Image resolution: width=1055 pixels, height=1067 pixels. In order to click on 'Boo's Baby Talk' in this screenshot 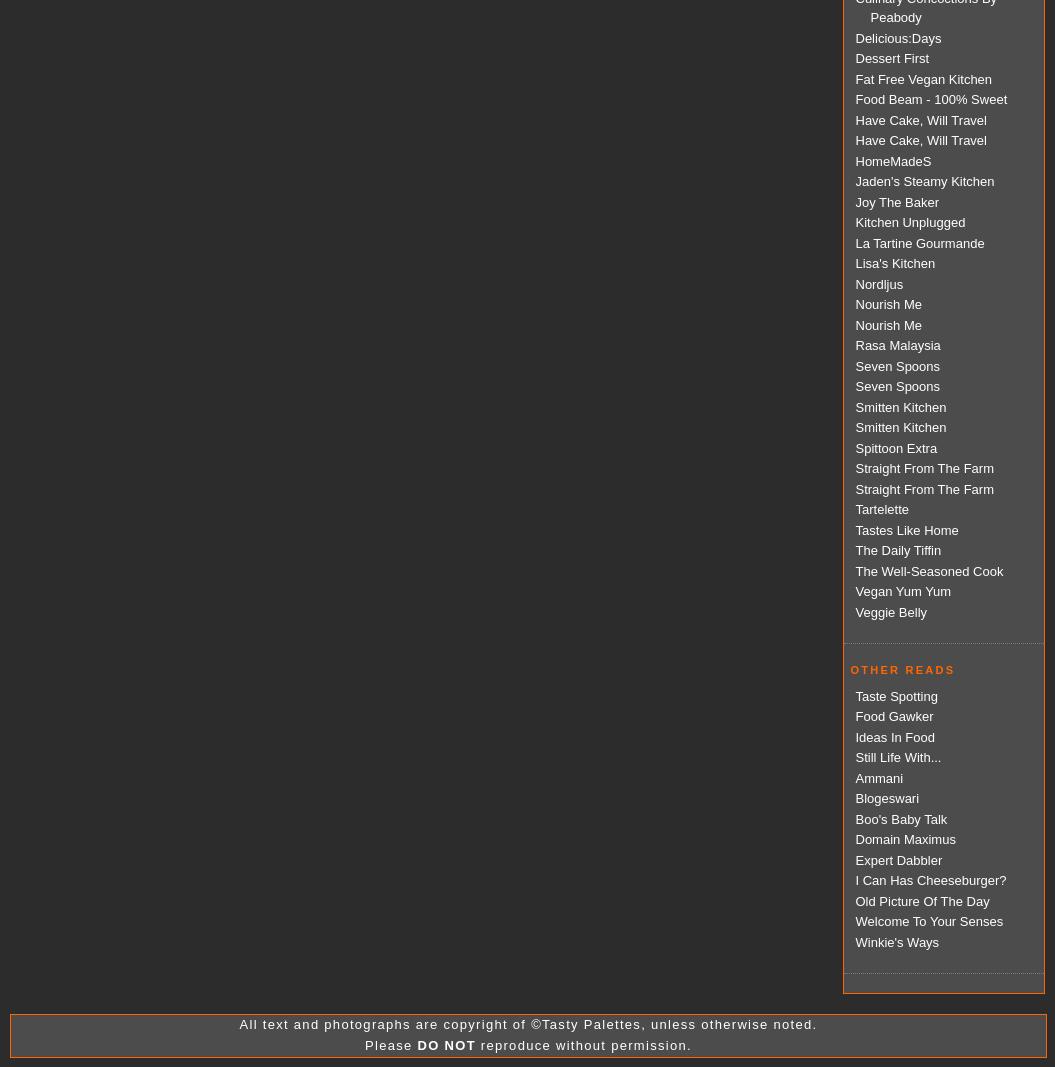, I will do `click(899, 817)`.